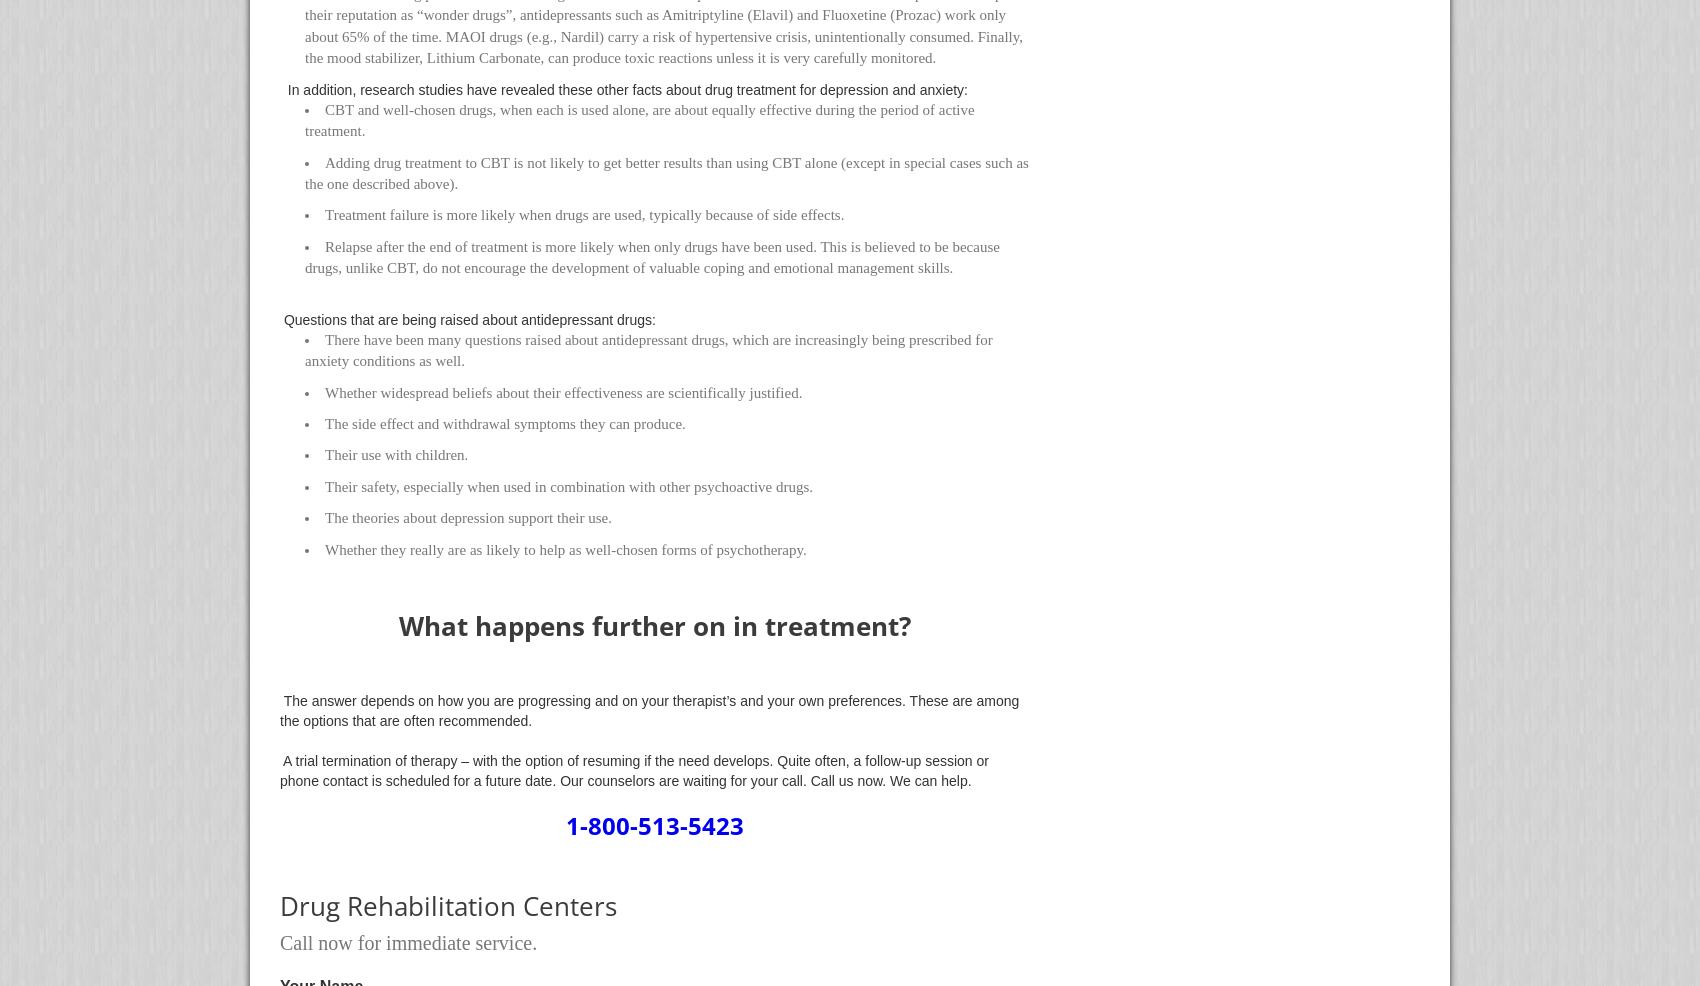 Image resolution: width=1700 pixels, height=986 pixels. Describe the element at coordinates (468, 517) in the screenshot. I see `'The theories about depression support their use.'` at that location.